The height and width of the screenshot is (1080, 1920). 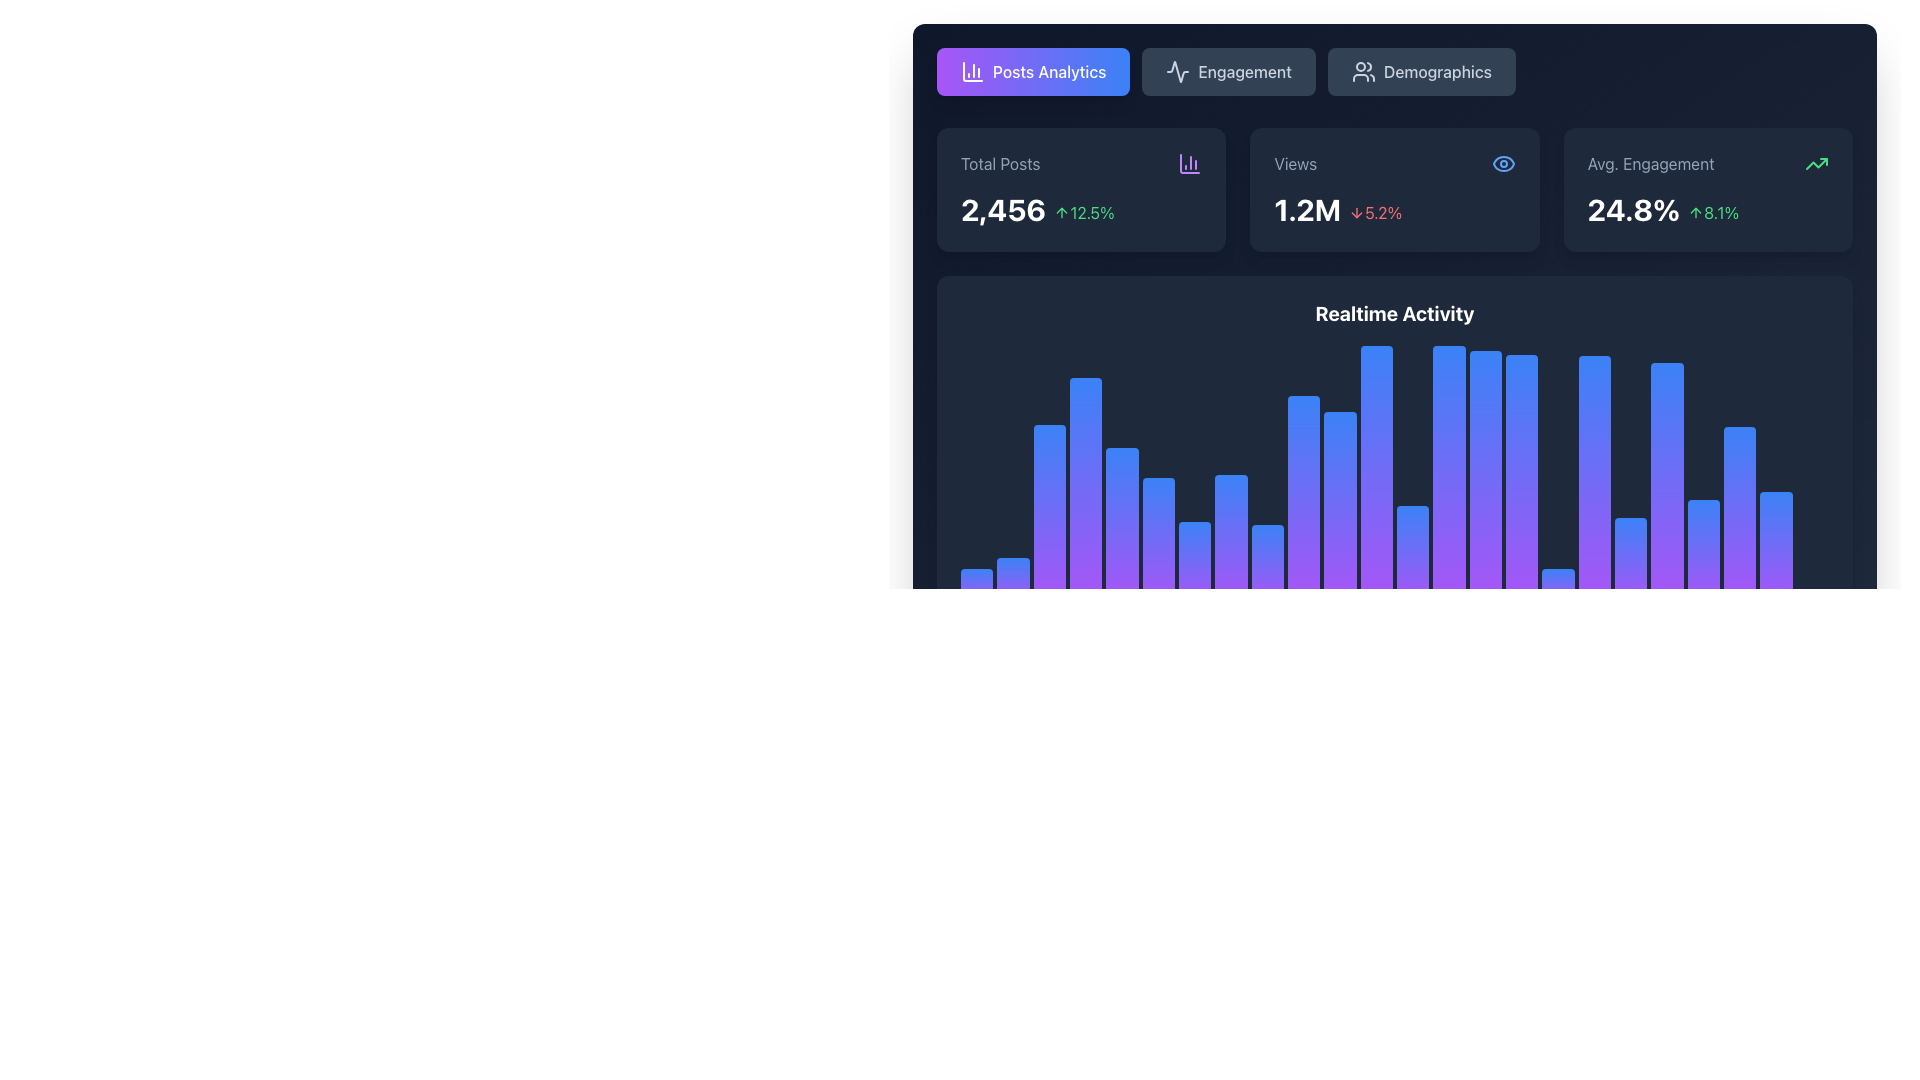 What do you see at coordinates (1394, 189) in the screenshot?
I see `the Informational card titled 'Views' that displays '1.2M' with a red percentage of '-5.2%', located in the top row of a three-column grid layout` at bounding box center [1394, 189].